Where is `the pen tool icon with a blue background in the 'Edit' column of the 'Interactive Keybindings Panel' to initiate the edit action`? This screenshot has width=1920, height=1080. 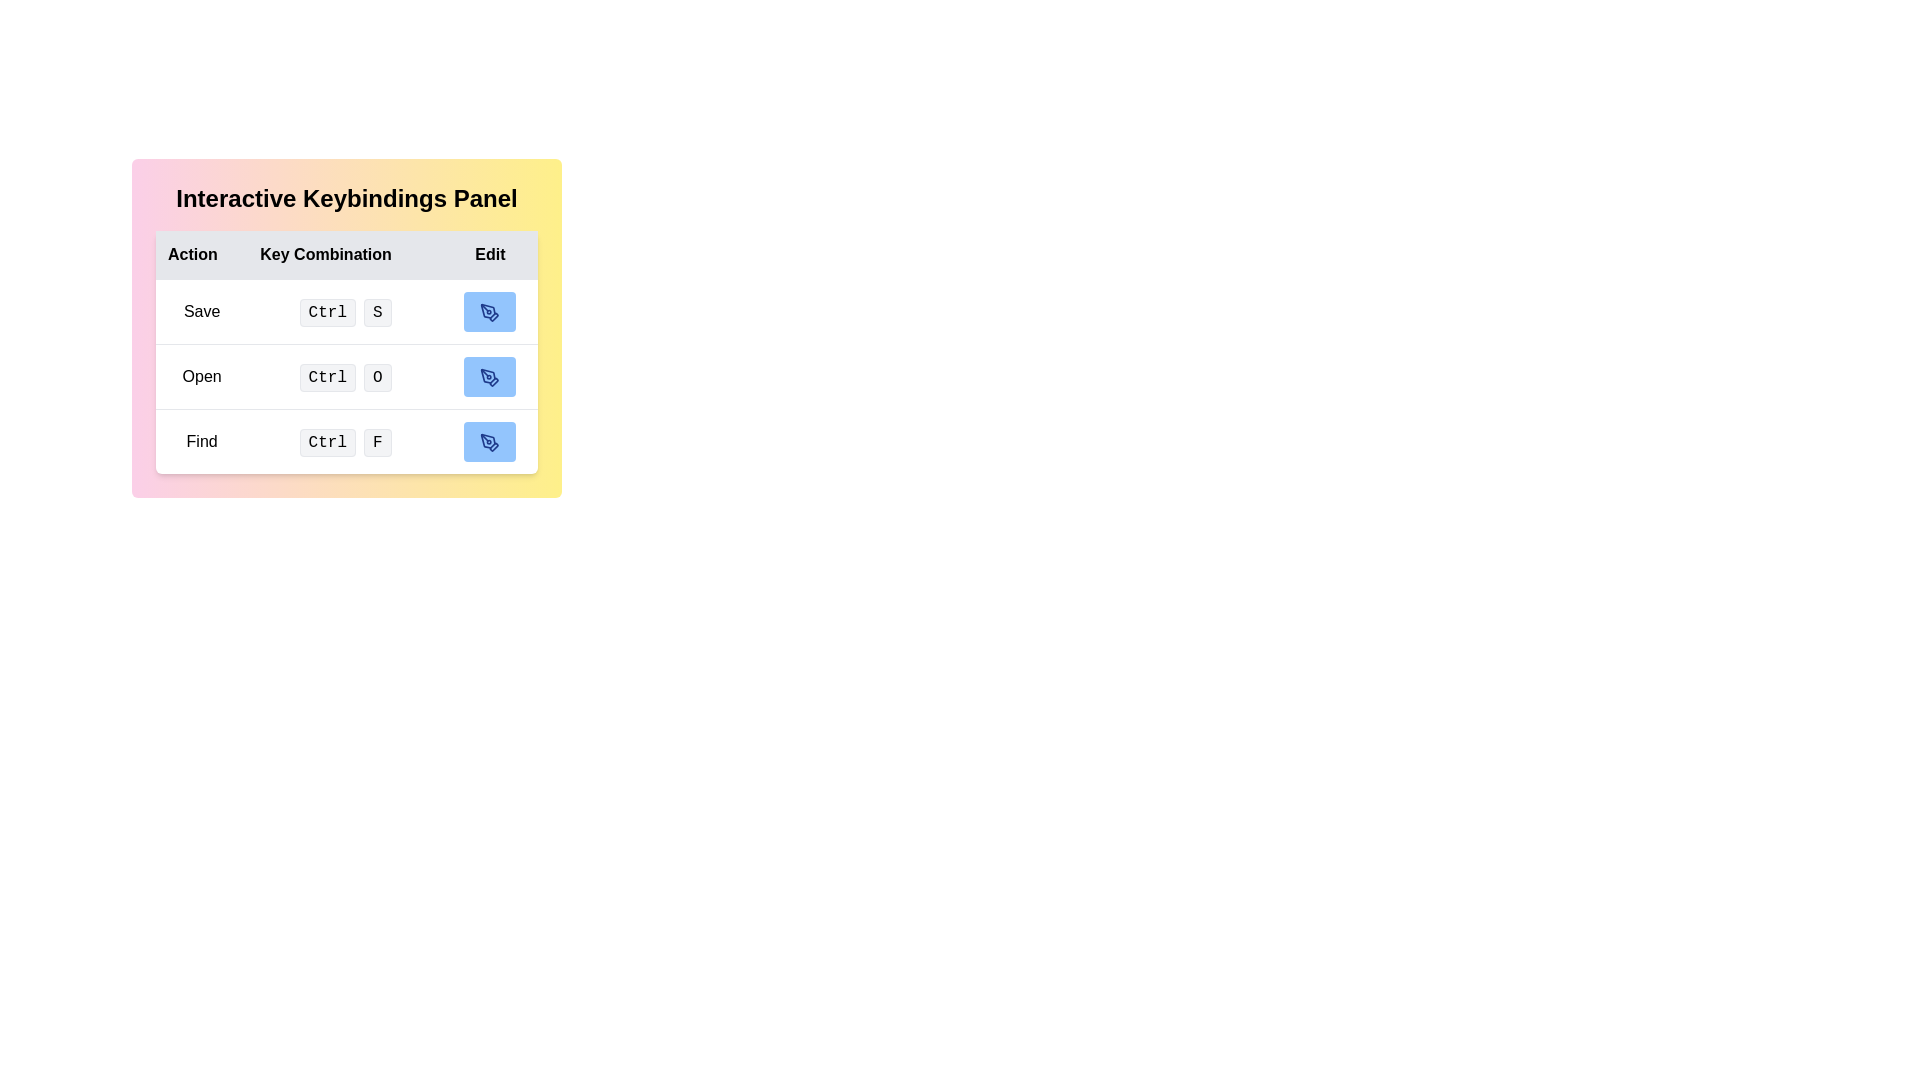 the pen tool icon with a blue background in the 'Edit' column of the 'Interactive Keybindings Panel' to initiate the edit action is located at coordinates (490, 377).